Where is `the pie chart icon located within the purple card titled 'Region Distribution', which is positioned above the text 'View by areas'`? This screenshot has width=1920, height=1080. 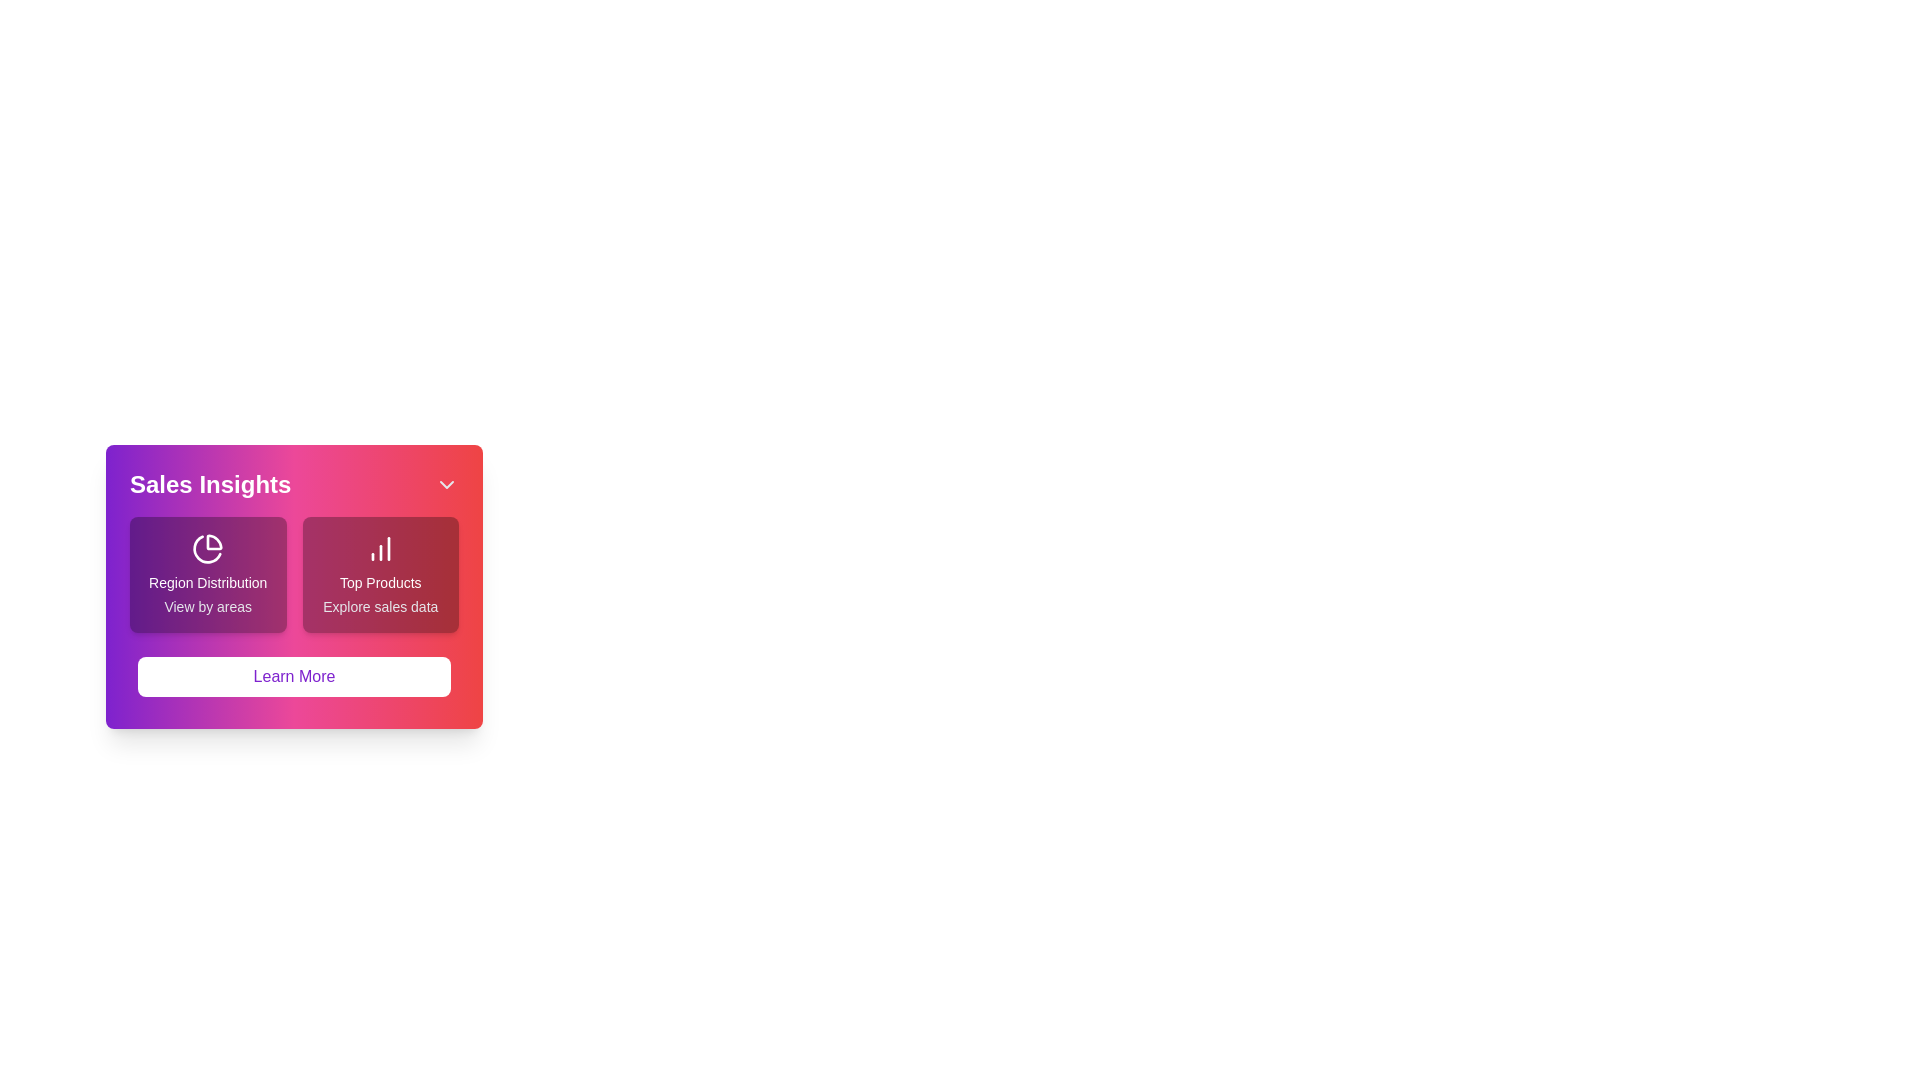 the pie chart icon located within the purple card titled 'Region Distribution', which is positioned above the text 'View by areas' is located at coordinates (208, 548).